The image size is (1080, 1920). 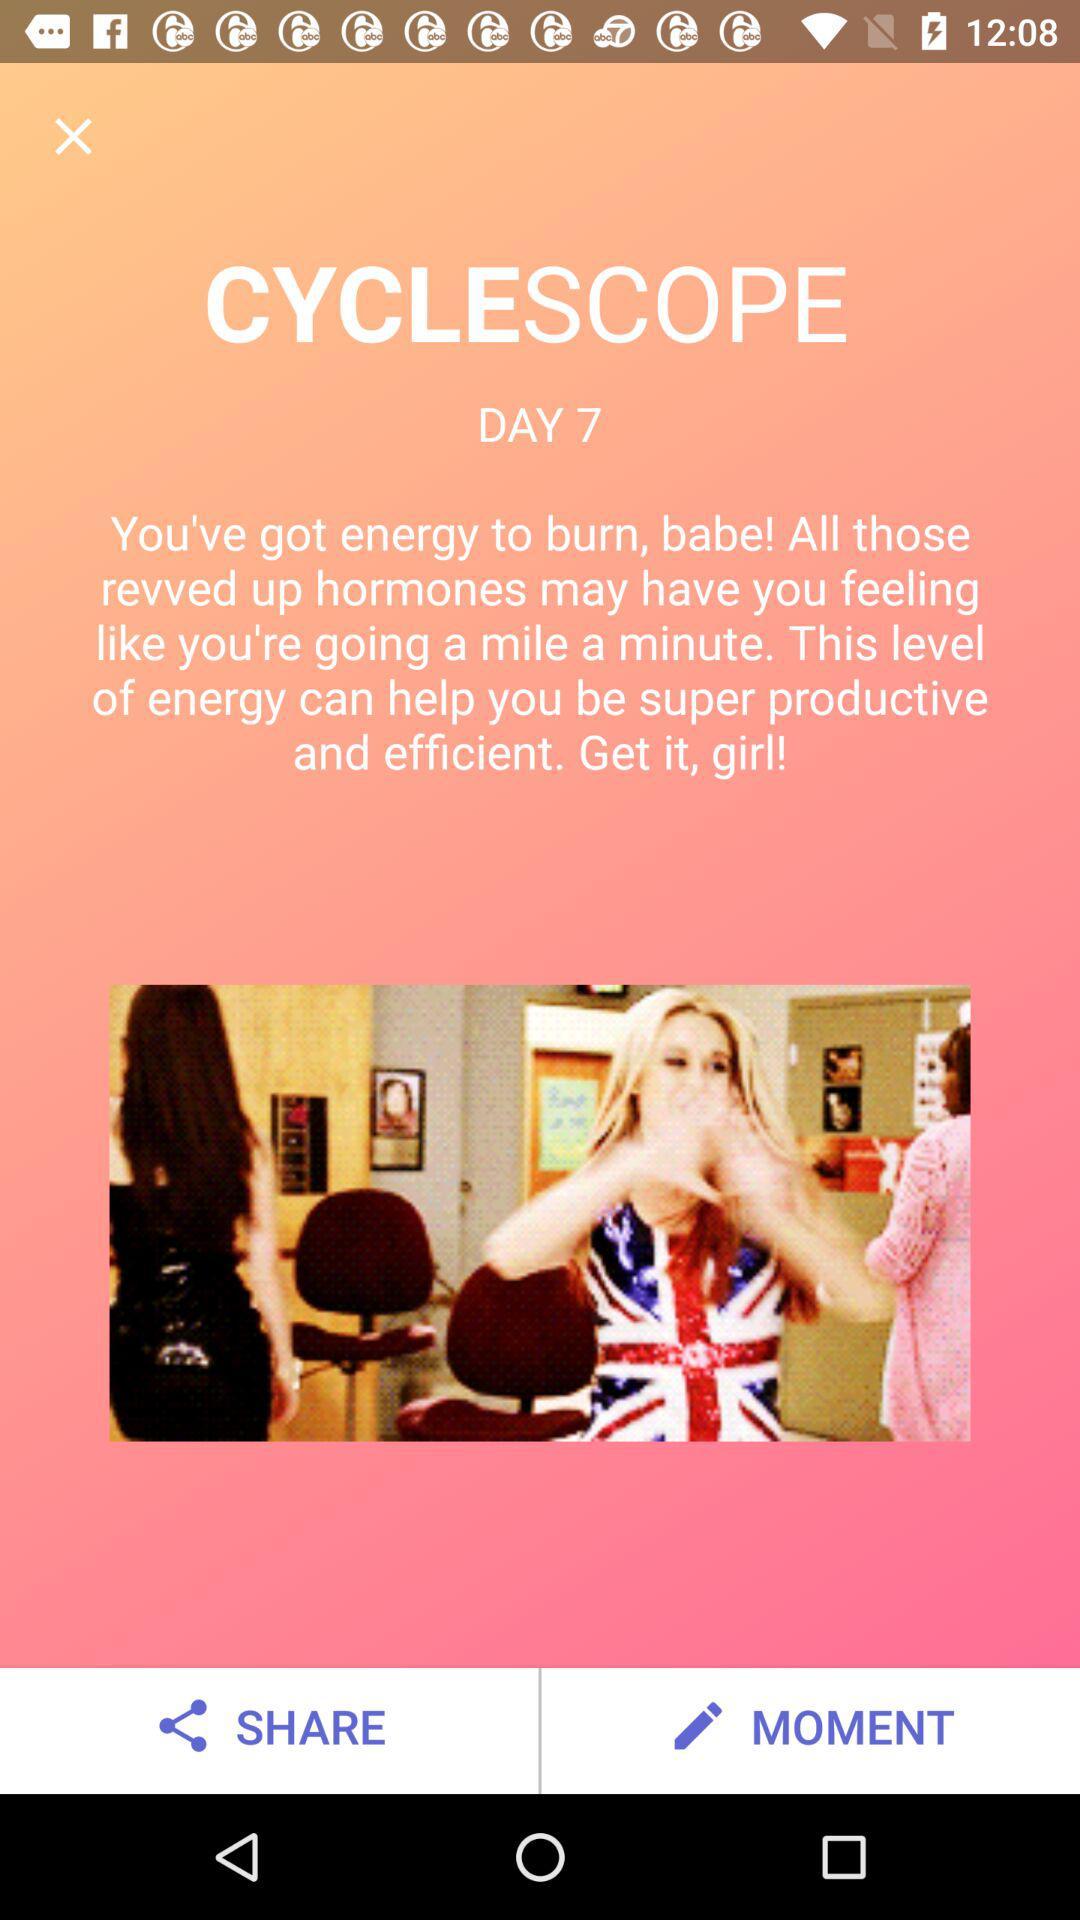 What do you see at coordinates (810, 1725) in the screenshot?
I see `moment at the bottom right corner` at bounding box center [810, 1725].